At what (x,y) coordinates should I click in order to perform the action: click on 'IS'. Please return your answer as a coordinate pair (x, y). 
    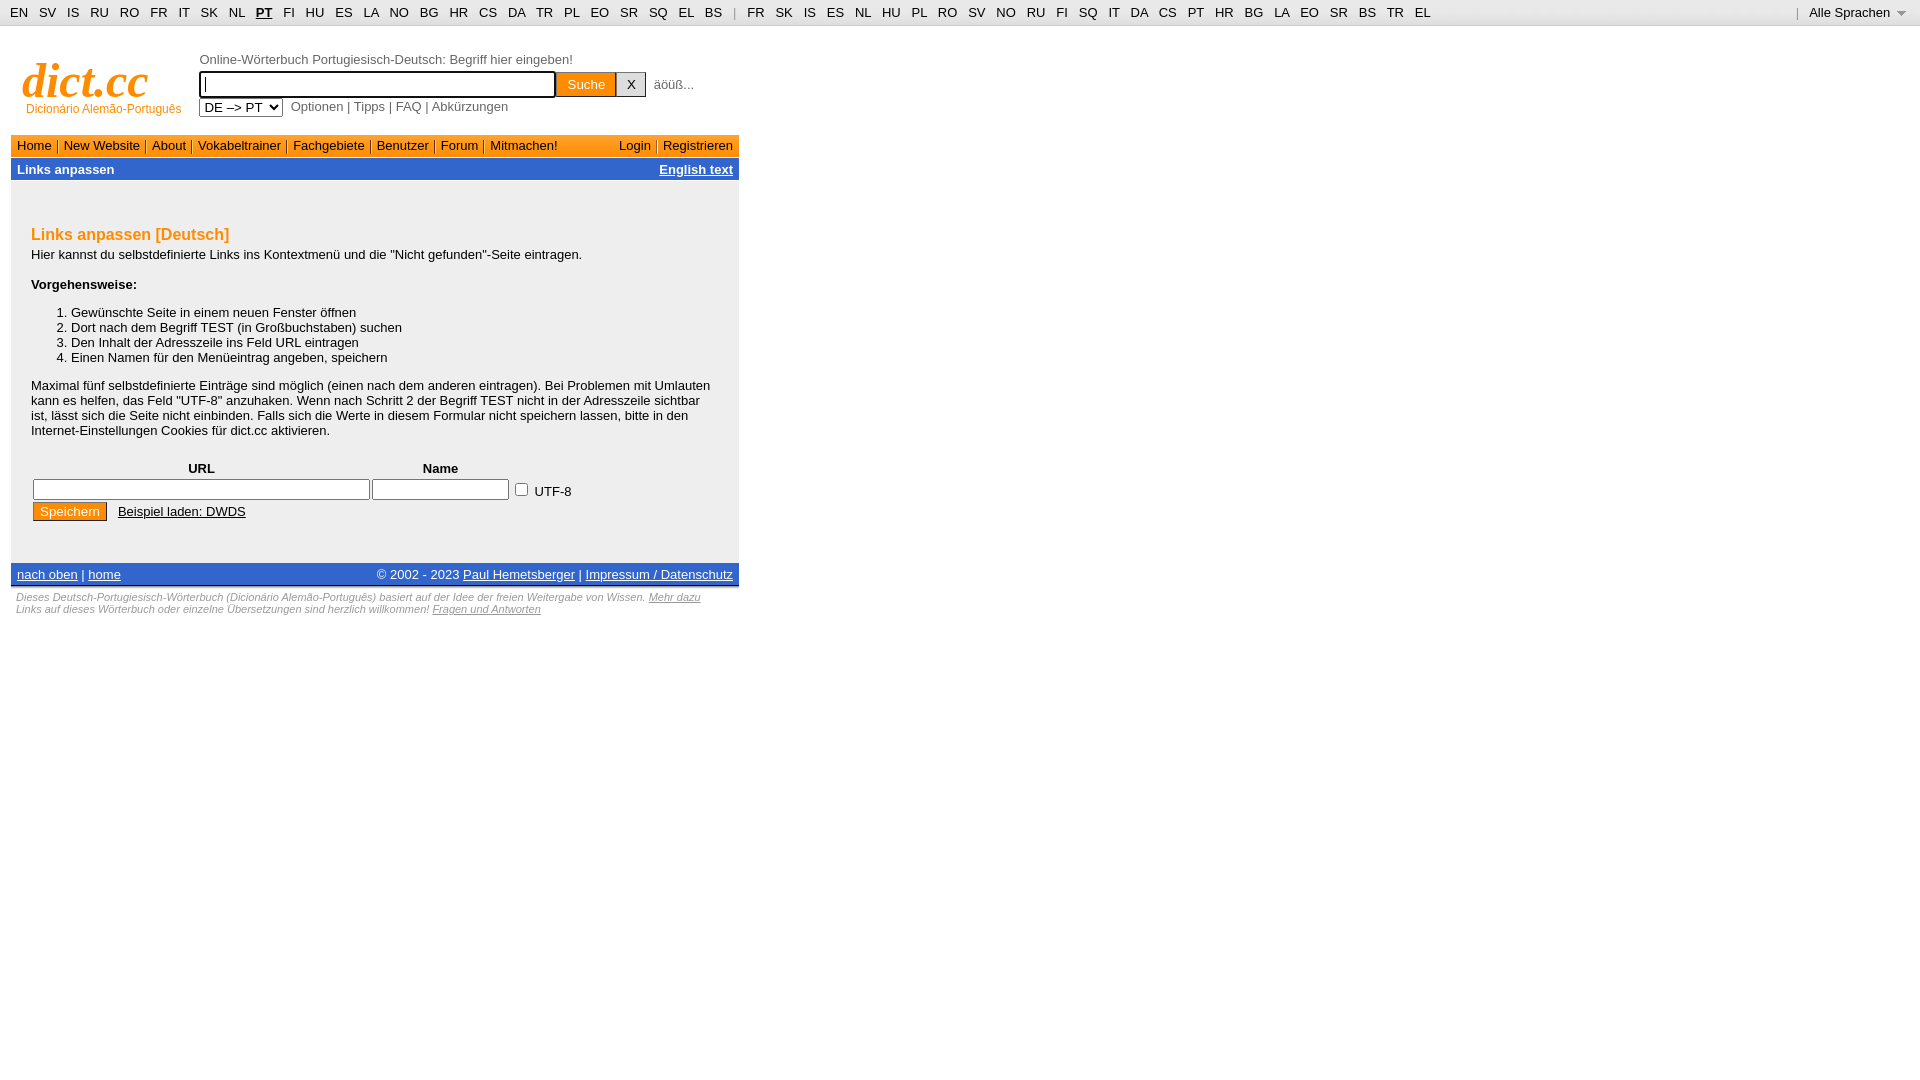
    Looking at the image, I should click on (72, 12).